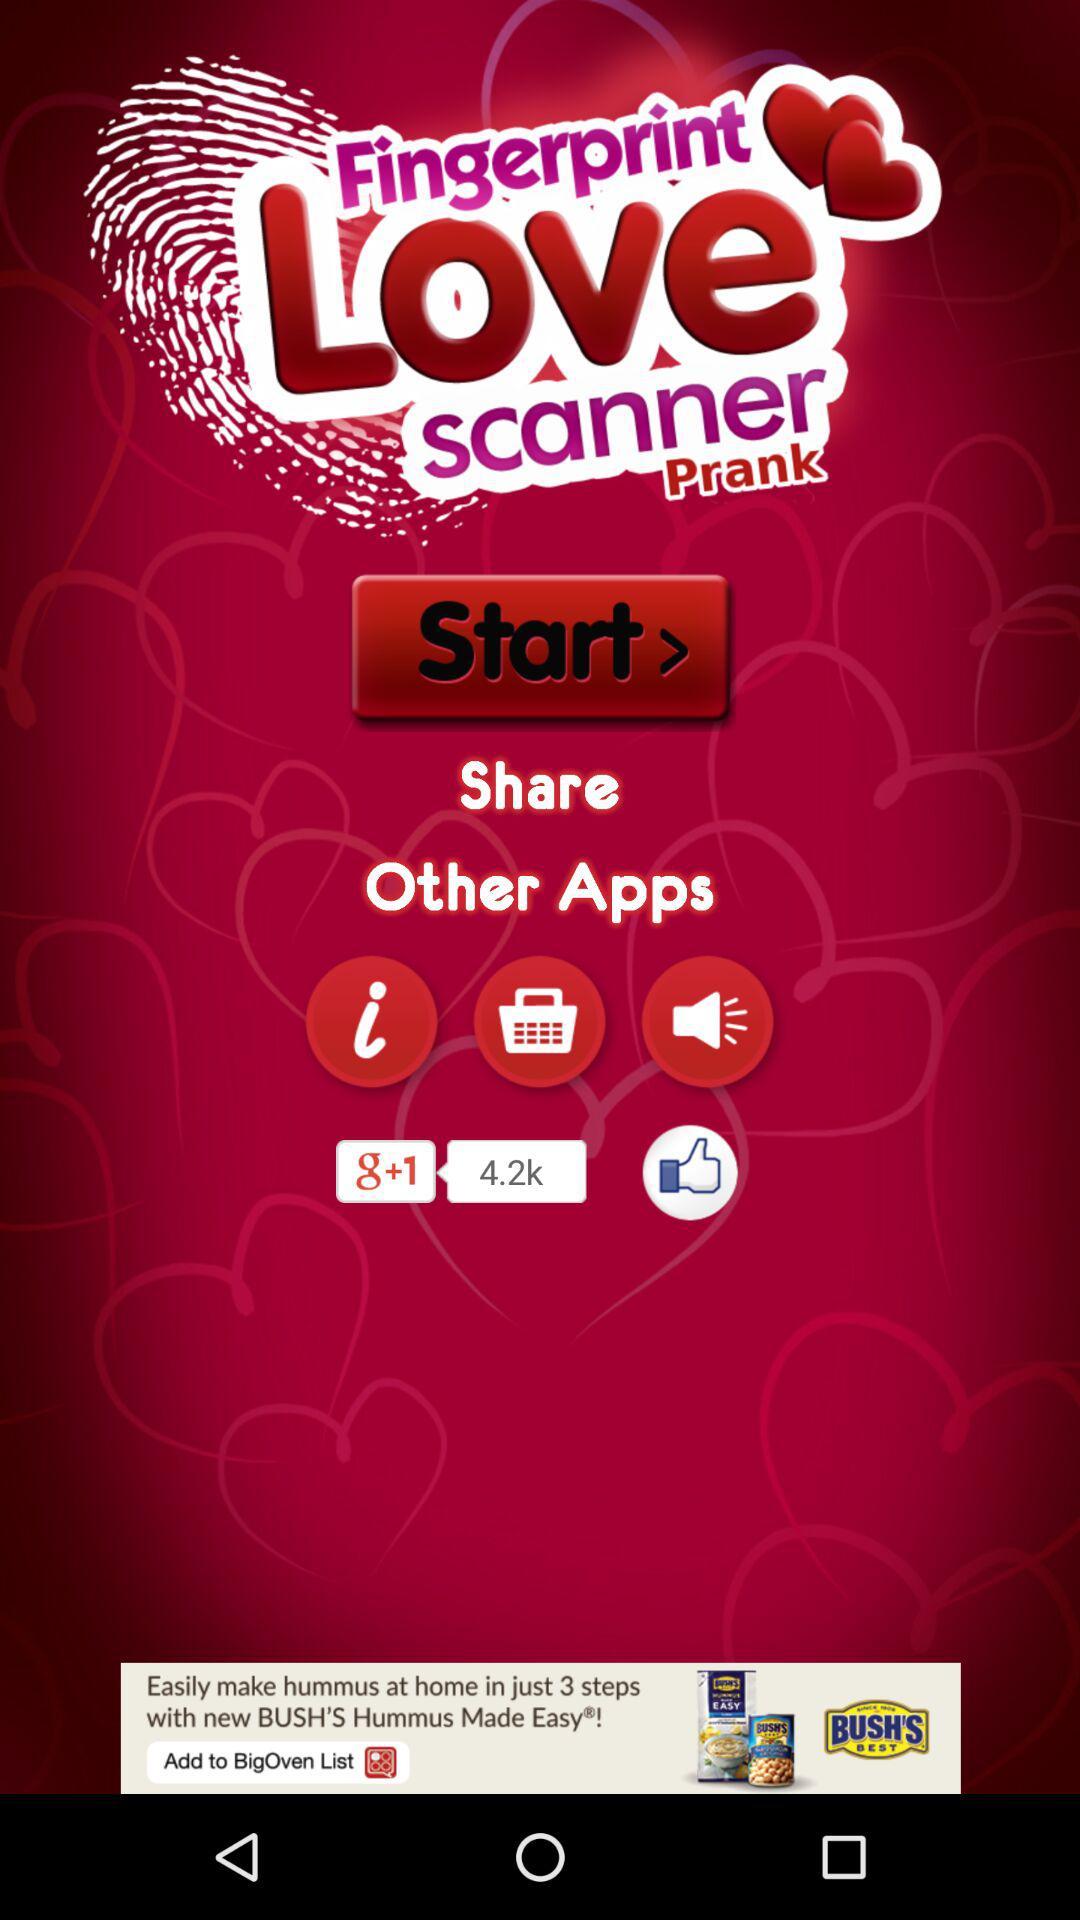  I want to click on shows sound icon, so click(707, 1021).